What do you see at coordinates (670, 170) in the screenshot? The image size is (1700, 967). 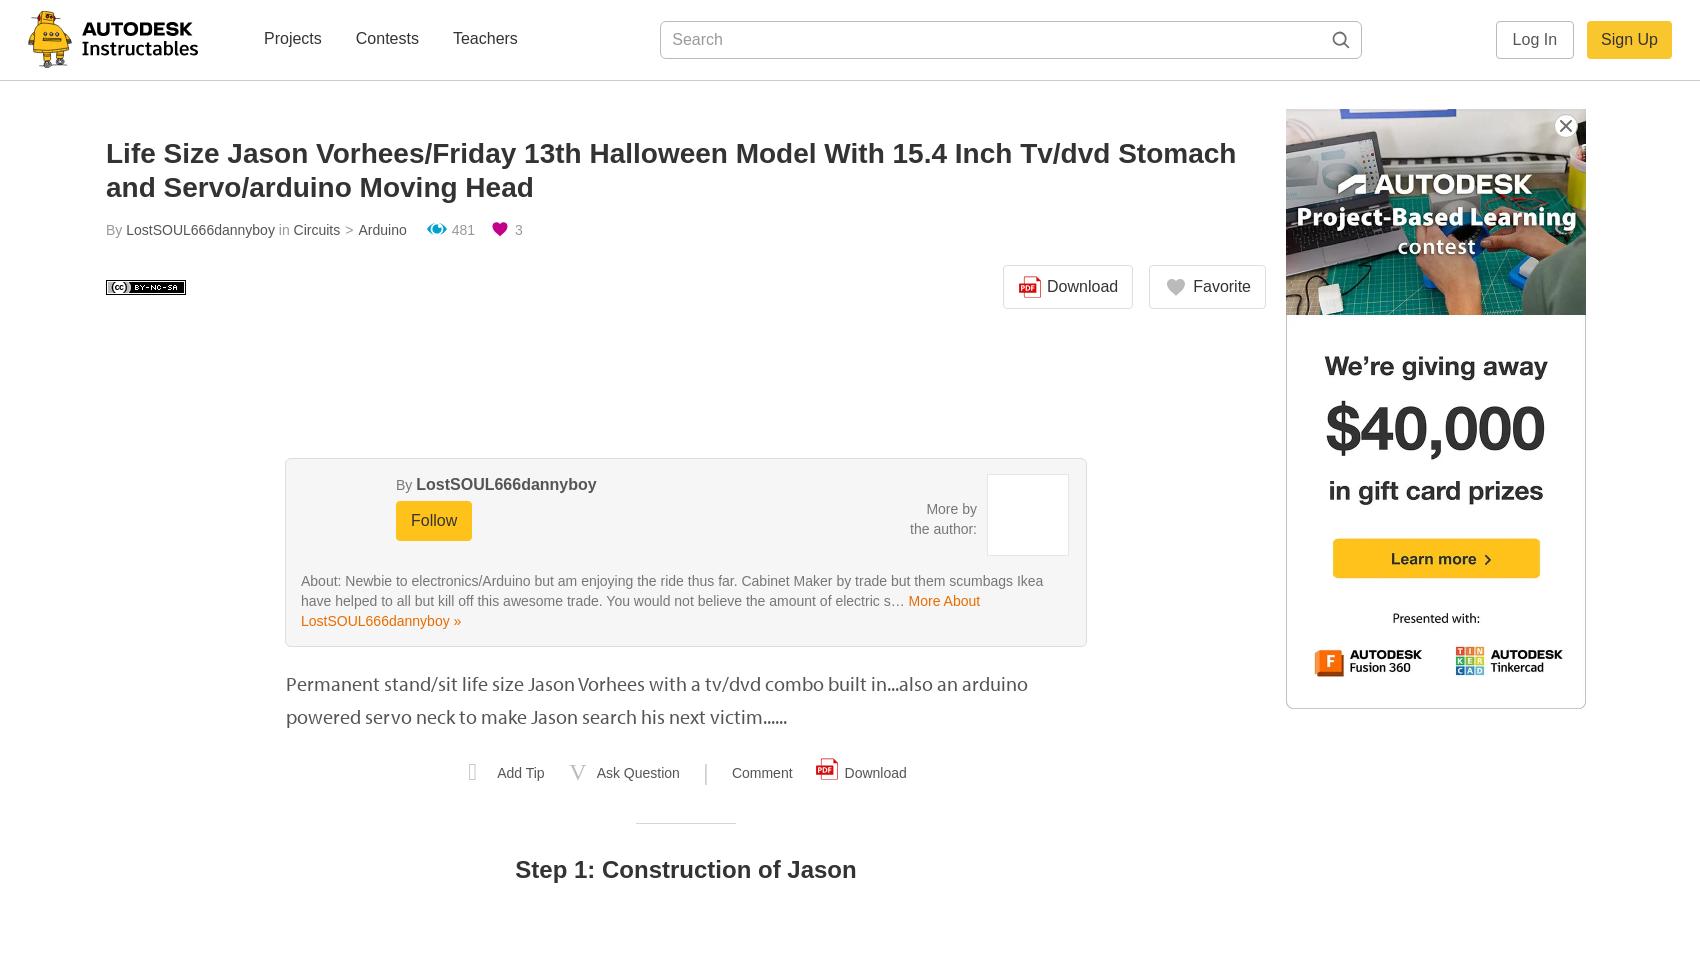 I see `'Life Size Jason Vorhees/Friday 13th Halloween Model With 15.4 Inch Tv/dvd Stomach and Servo/arduino Moving Head'` at bounding box center [670, 170].